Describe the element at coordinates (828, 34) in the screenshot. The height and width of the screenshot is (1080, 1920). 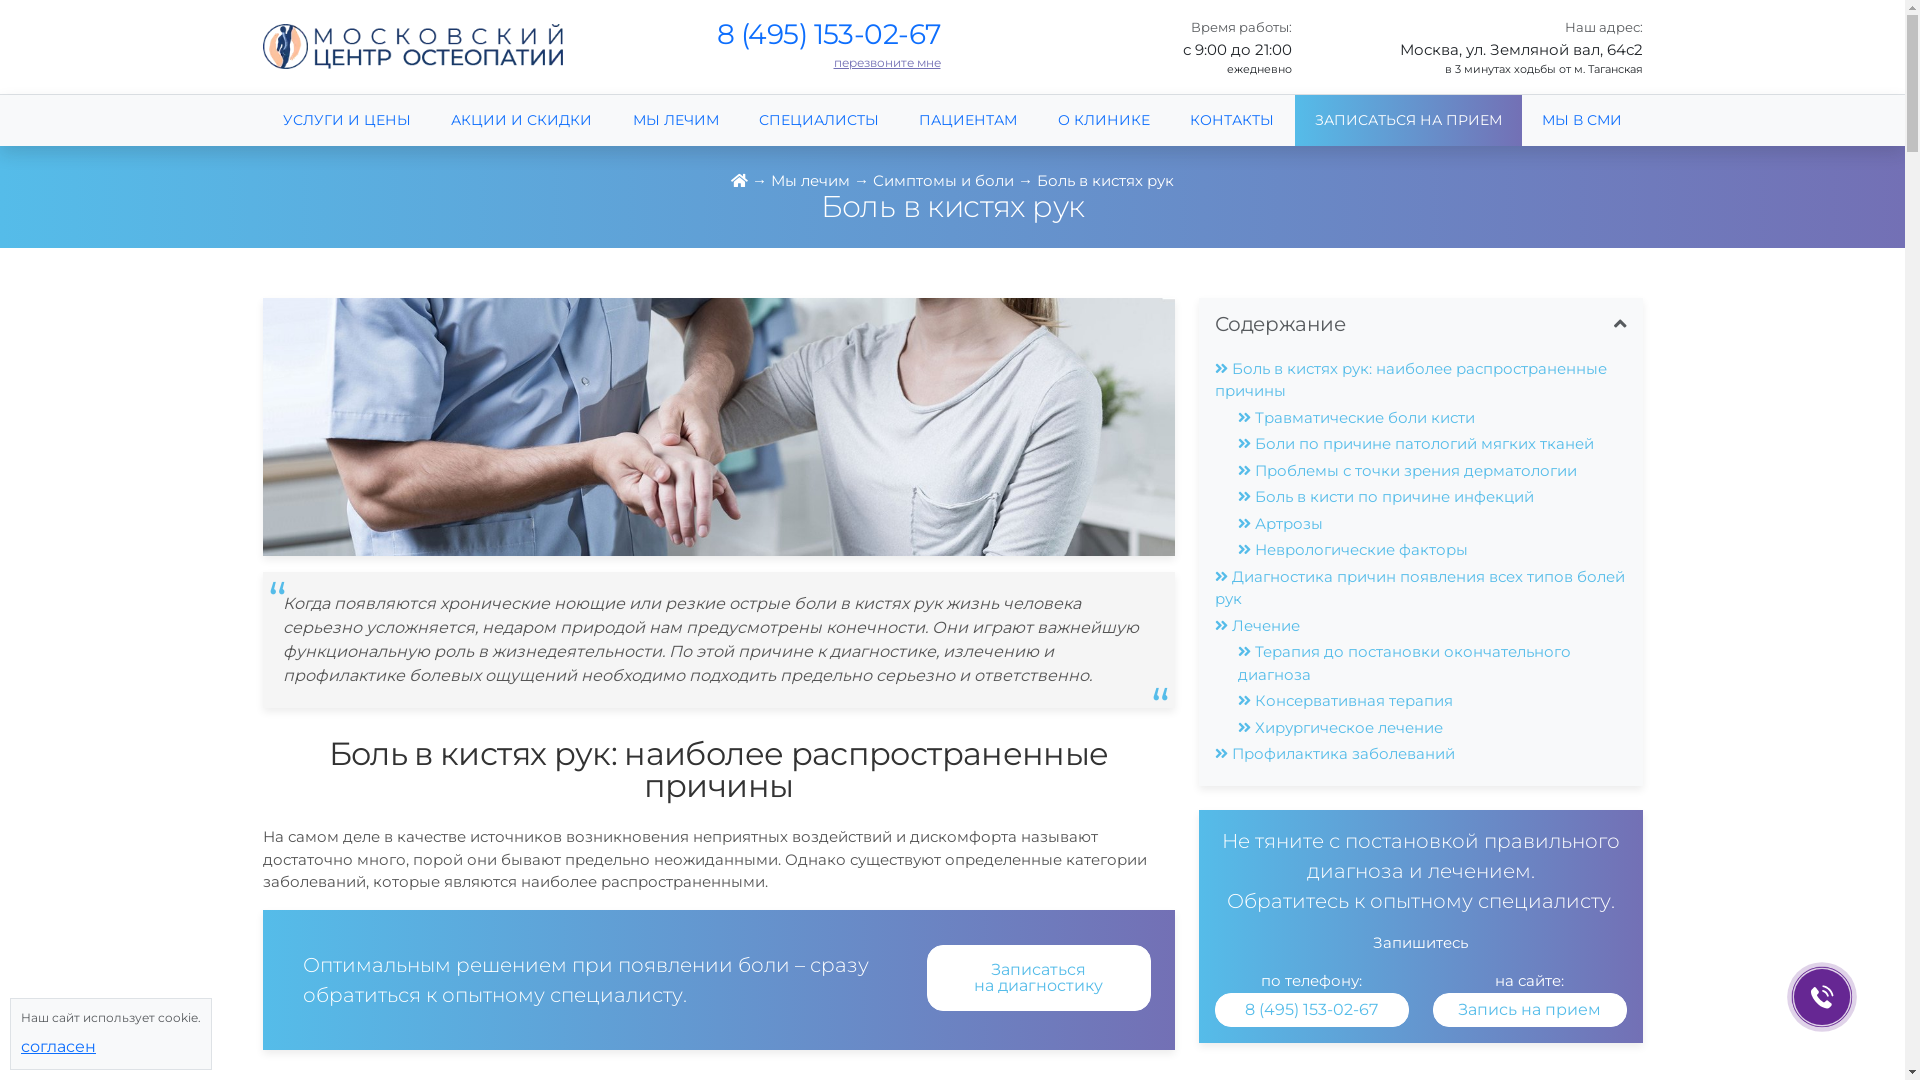
I see `'8 (495) 153-02-67'` at that location.